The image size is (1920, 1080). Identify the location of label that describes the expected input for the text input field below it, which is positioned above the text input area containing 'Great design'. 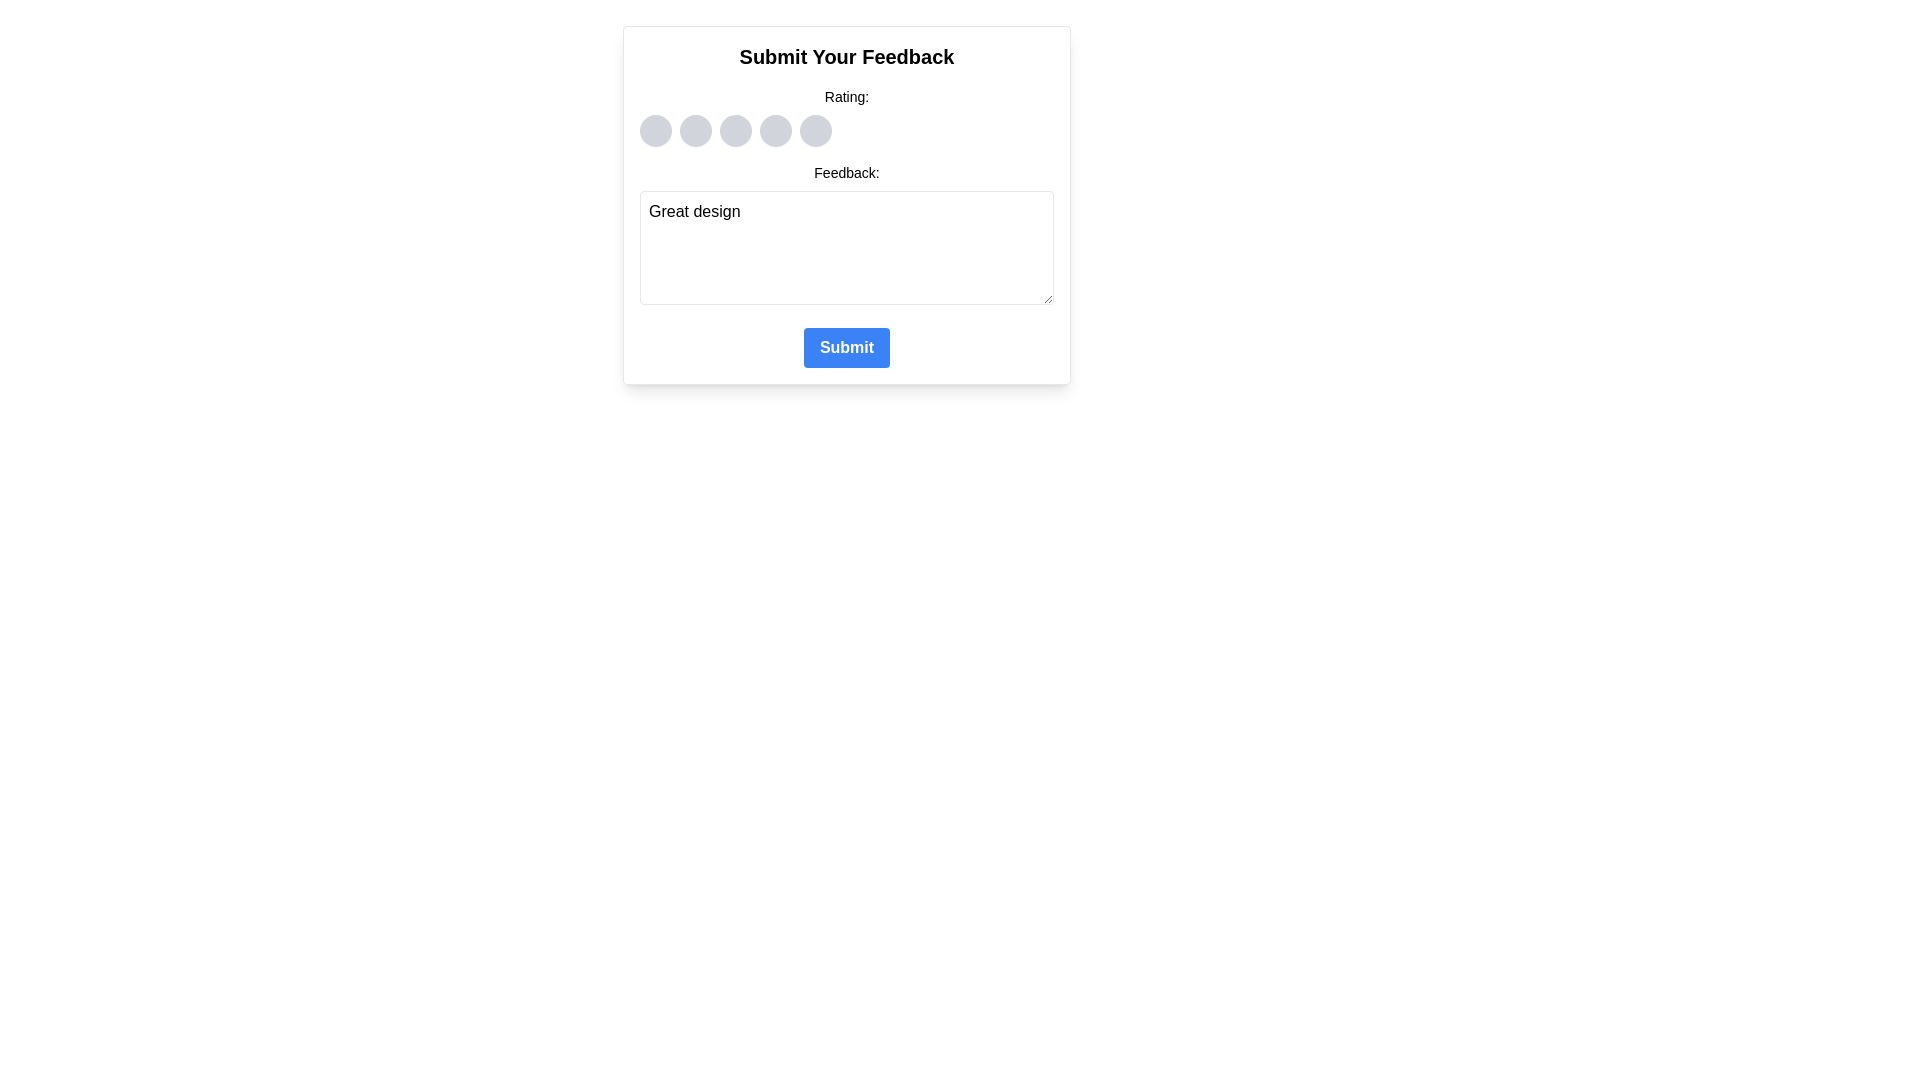
(846, 172).